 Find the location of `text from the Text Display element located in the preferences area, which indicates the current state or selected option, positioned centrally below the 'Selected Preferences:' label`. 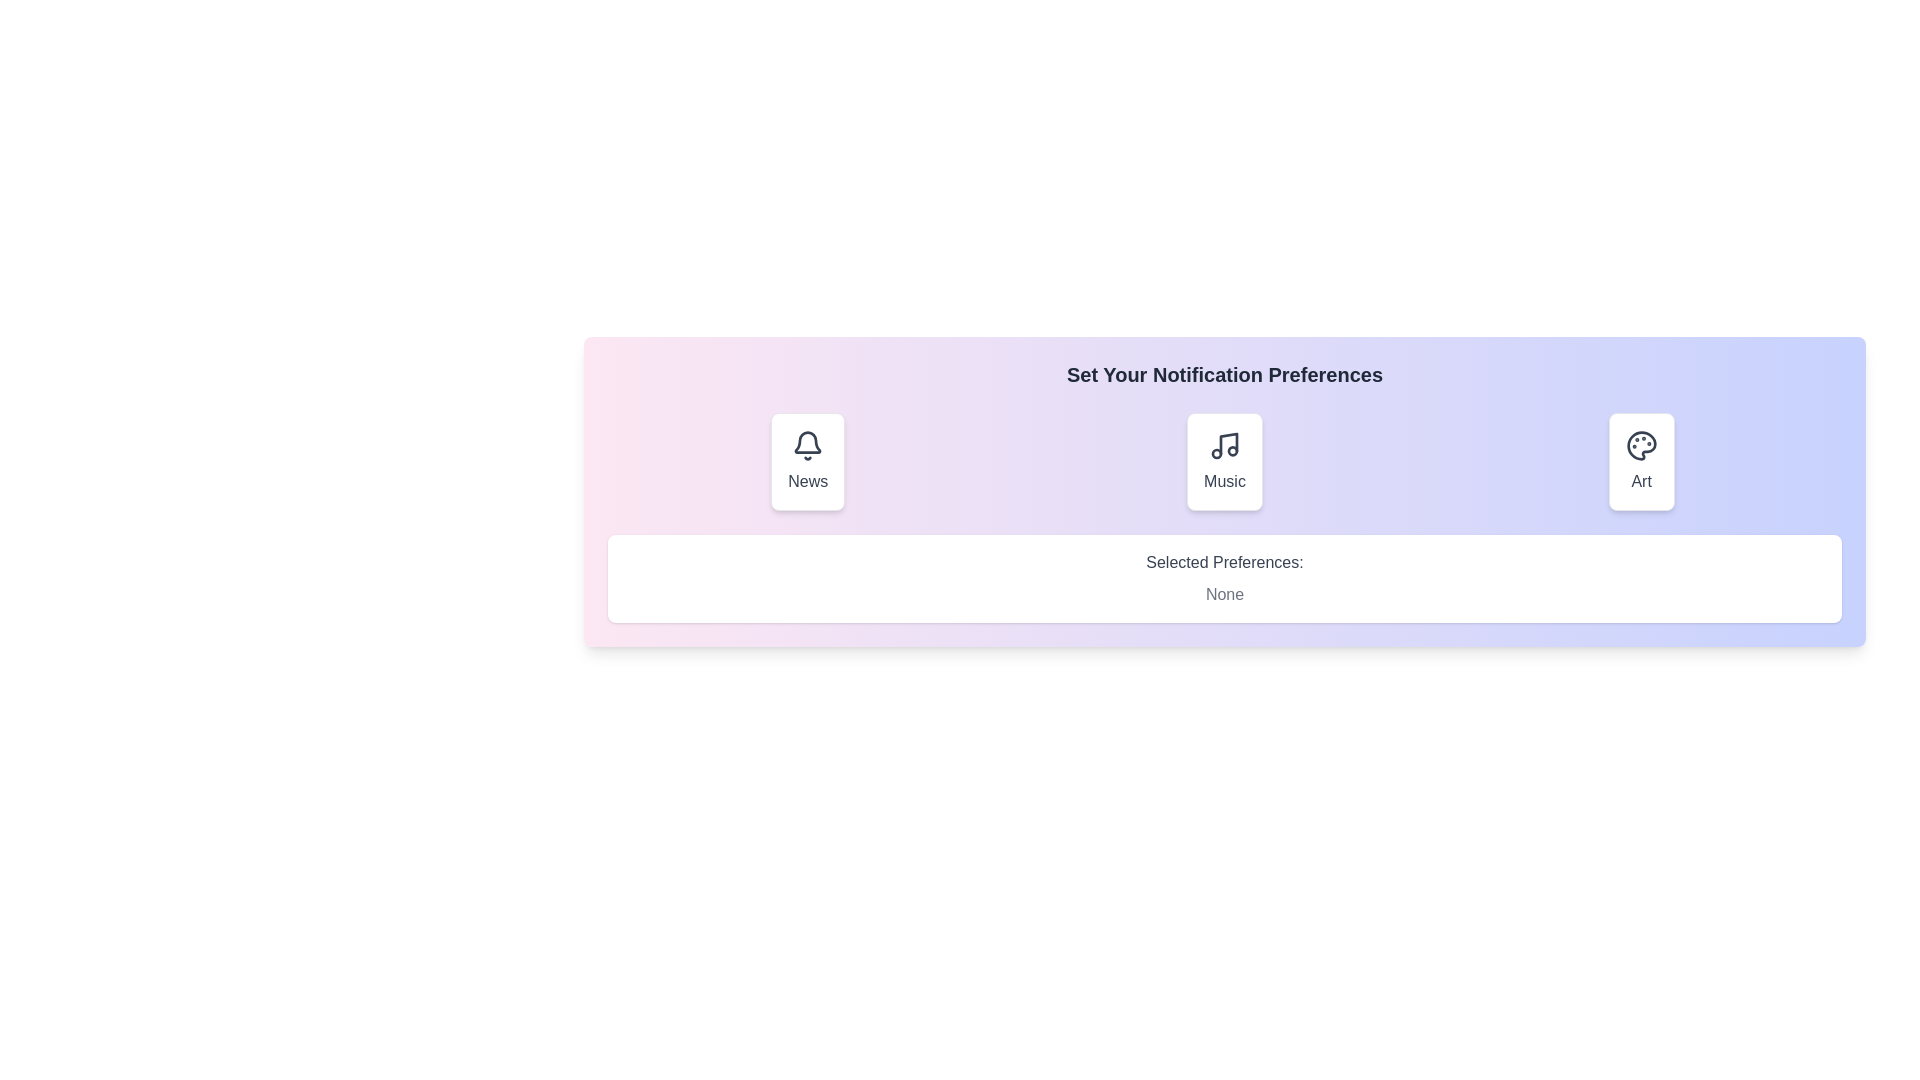

text from the Text Display element located in the preferences area, which indicates the current state or selected option, positioned centrally below the 'Selected Preferences:' label is located at coordinates (1223, 593).